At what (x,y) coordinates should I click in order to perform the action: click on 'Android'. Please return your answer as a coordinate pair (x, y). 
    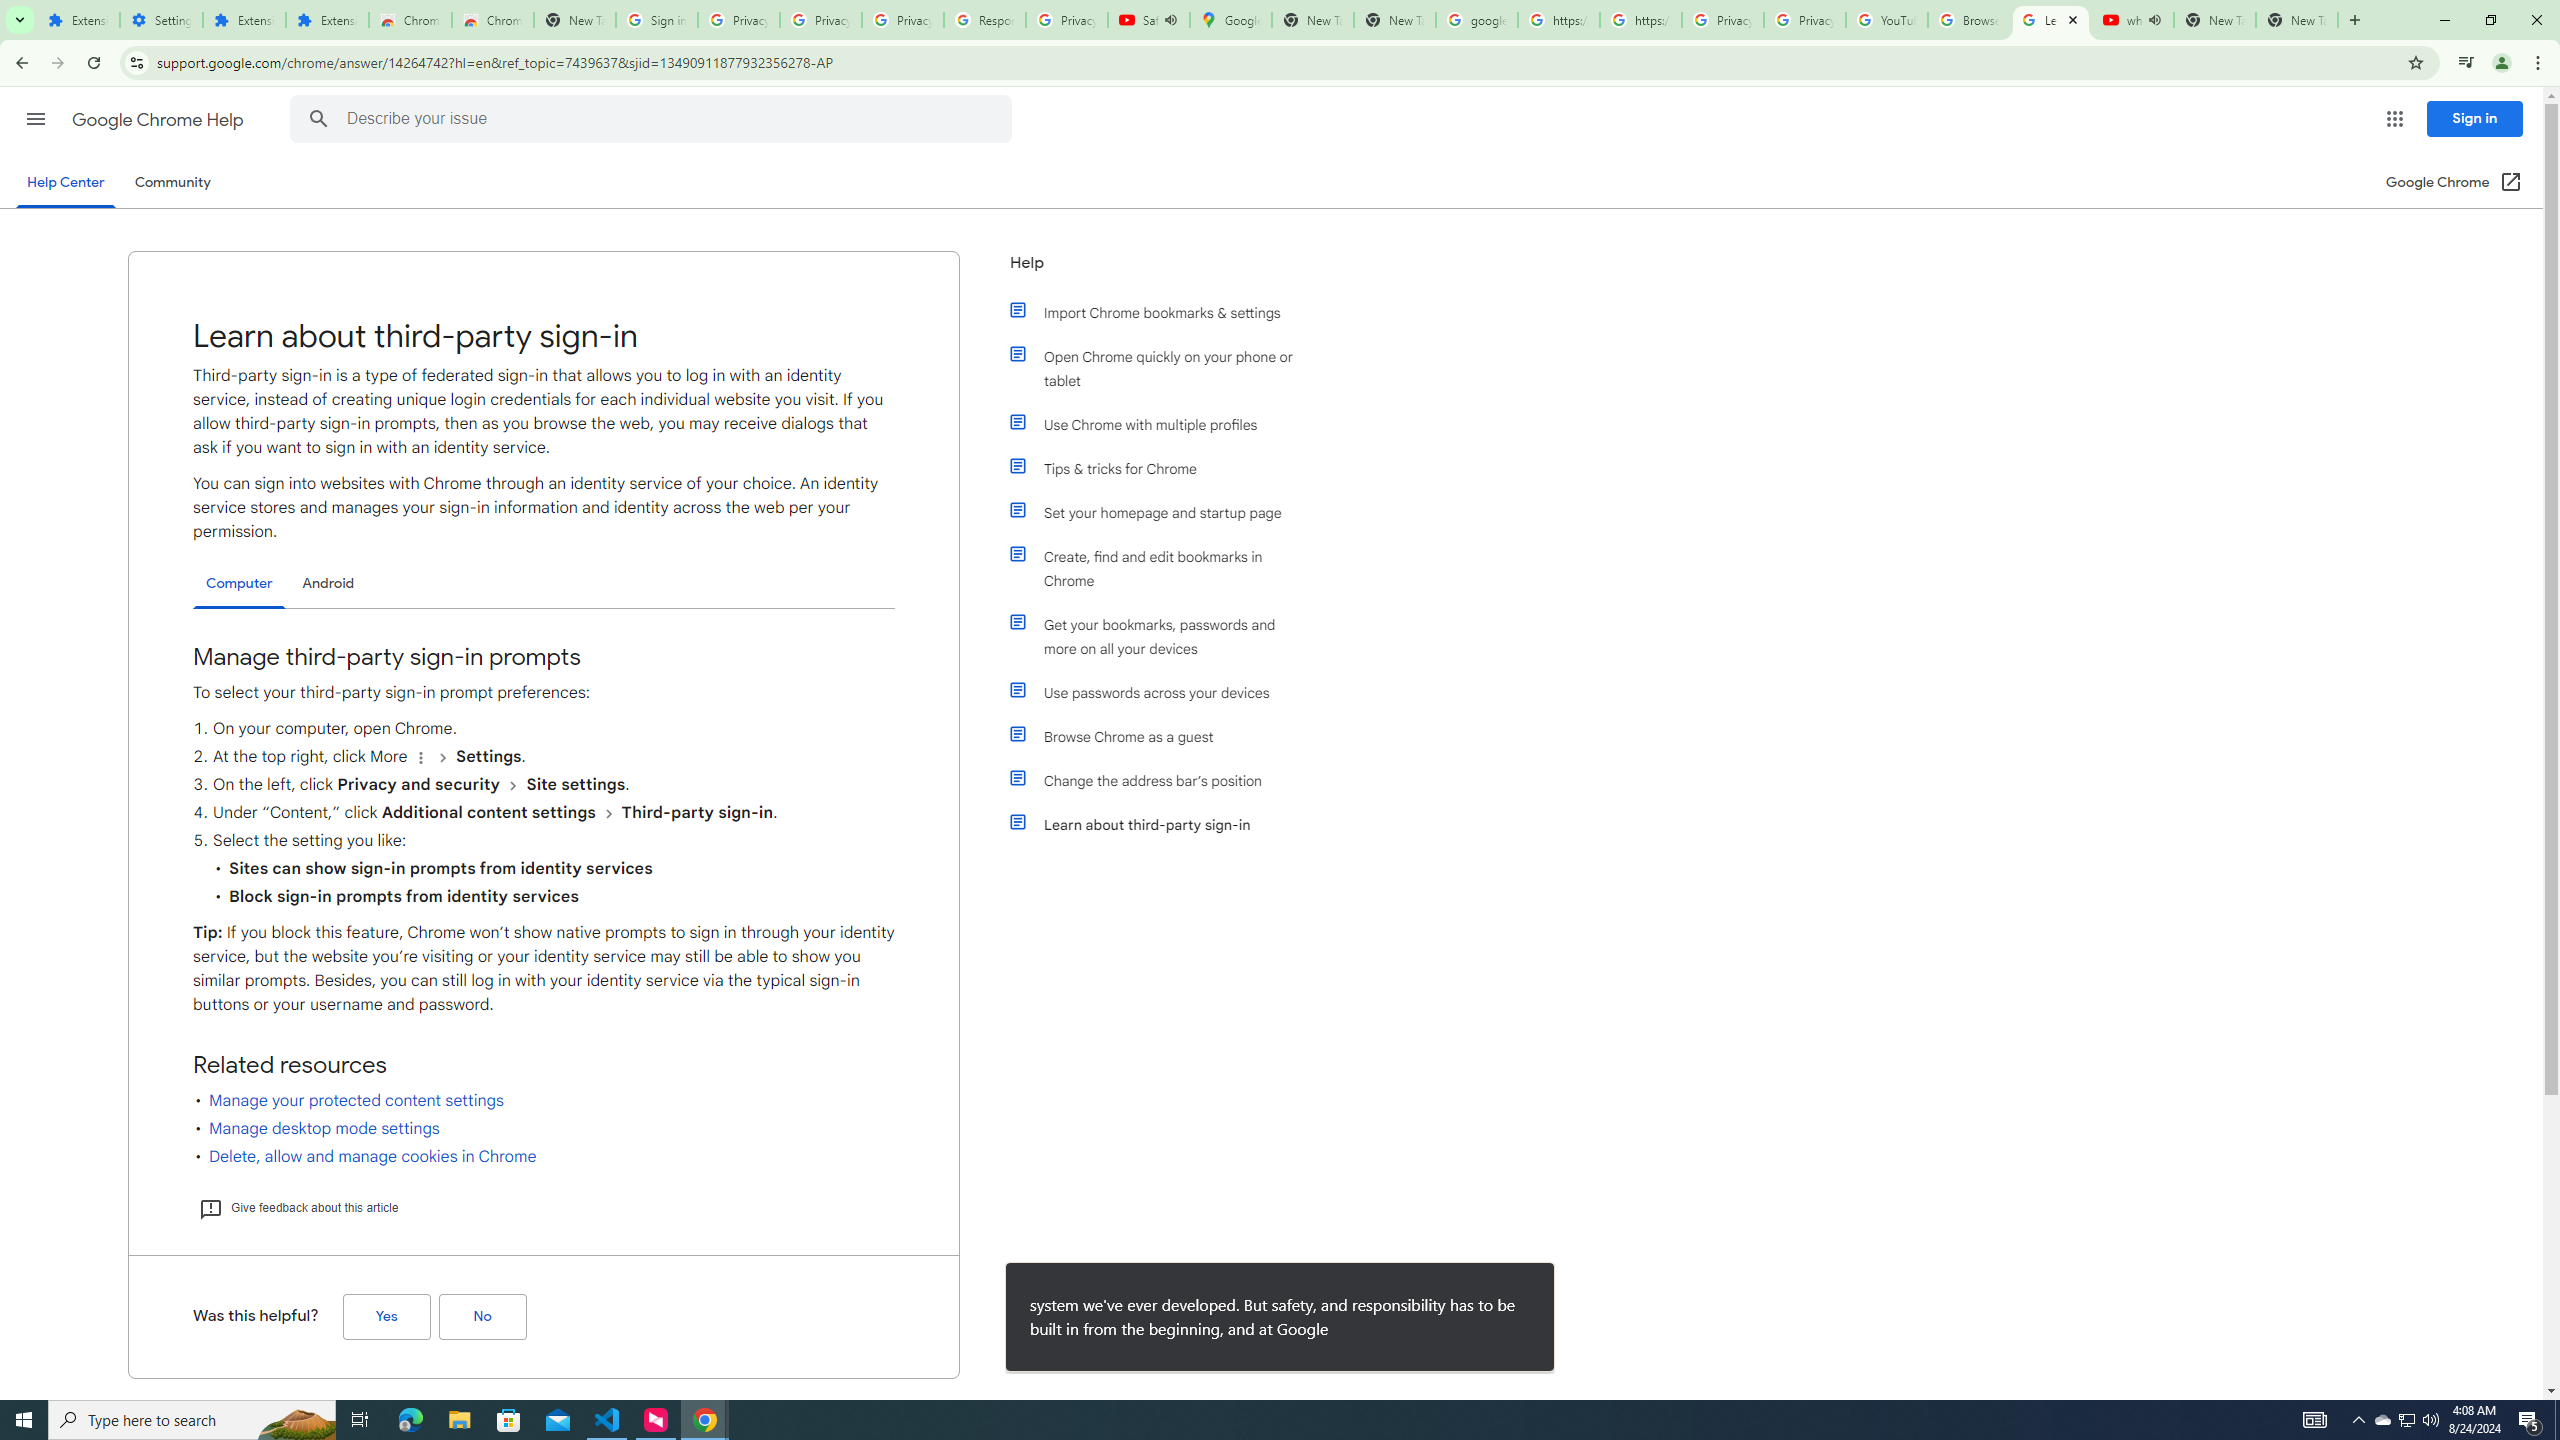
    Looking at the image, I should click on (327, 582).